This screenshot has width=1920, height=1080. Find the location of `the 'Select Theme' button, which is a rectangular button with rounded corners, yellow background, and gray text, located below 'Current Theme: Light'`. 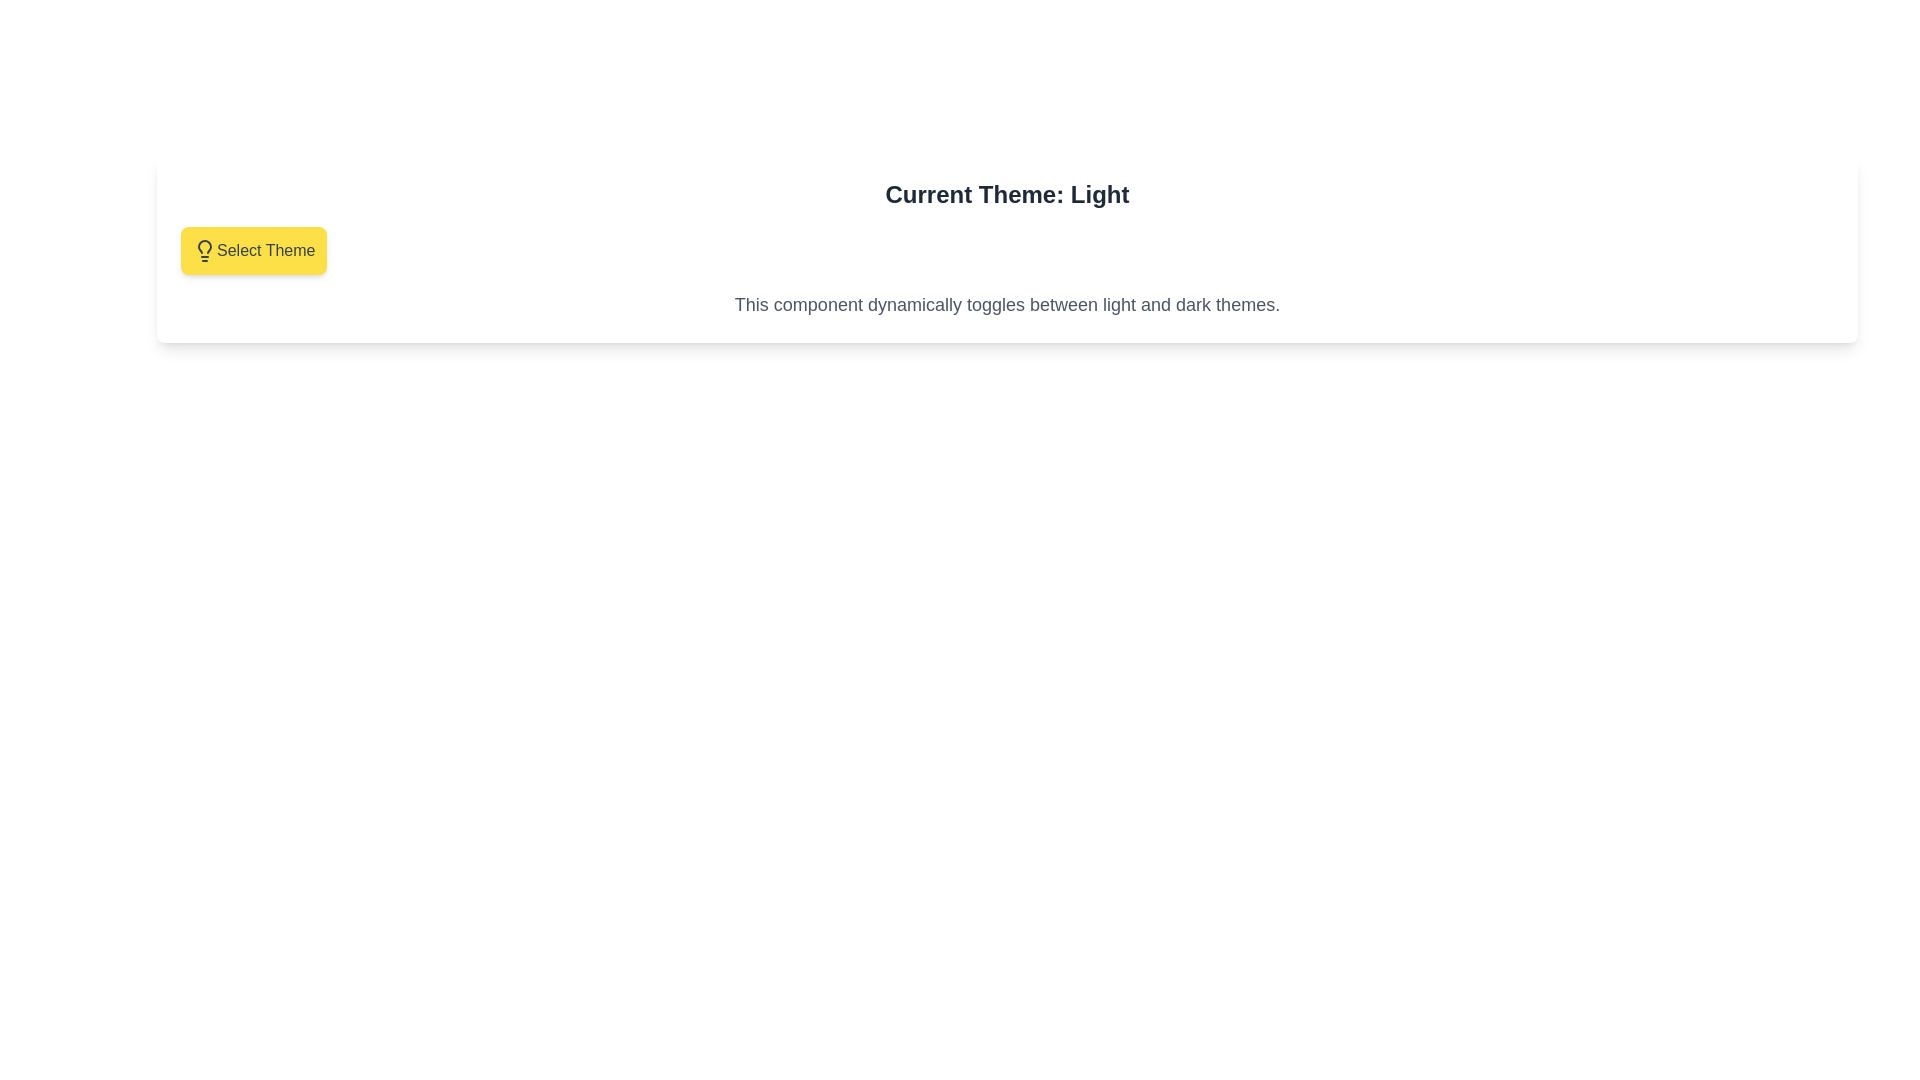

the 'Select Theme' button, which is a rectangular button with rounded corners, yellow background, and gray text, located below 'Current Theme: Light' is located at coordinates (253, 249).